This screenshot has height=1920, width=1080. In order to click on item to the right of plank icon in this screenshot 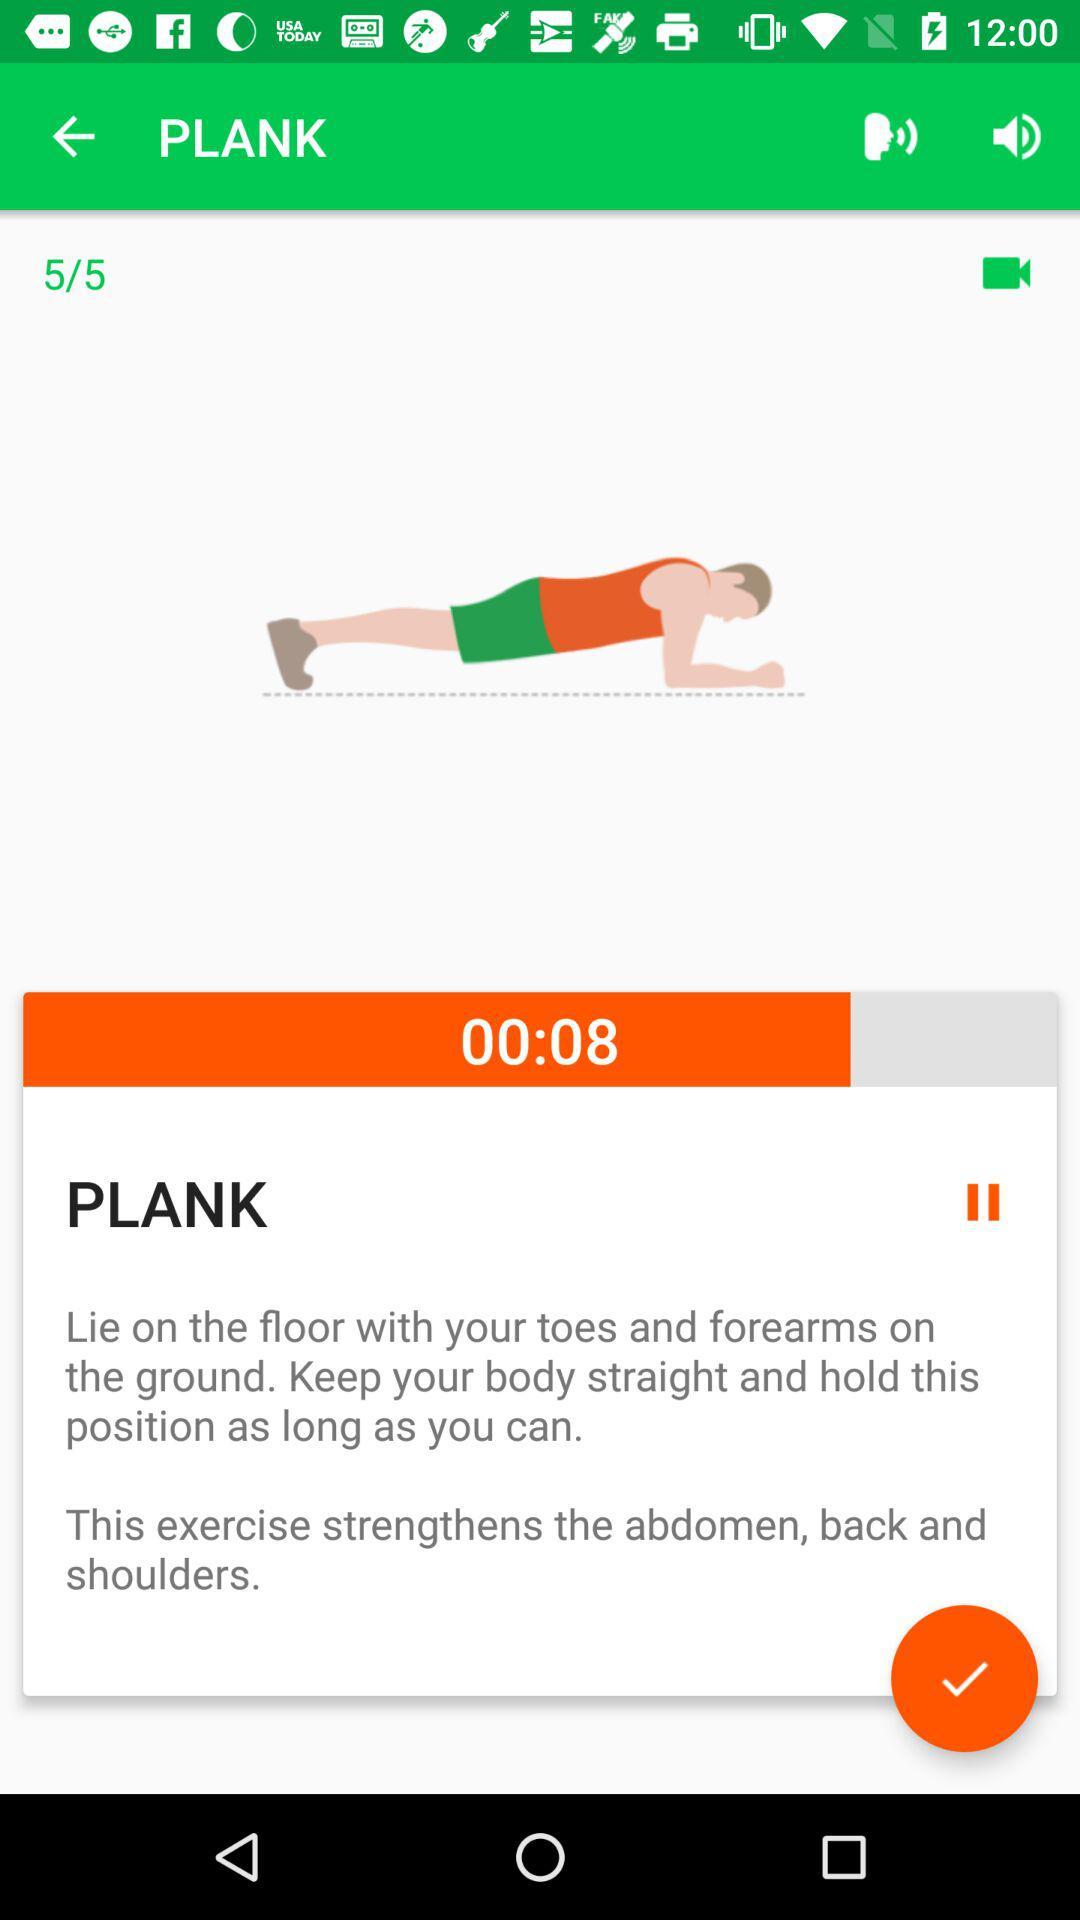, I will do `click(890, 135)`.